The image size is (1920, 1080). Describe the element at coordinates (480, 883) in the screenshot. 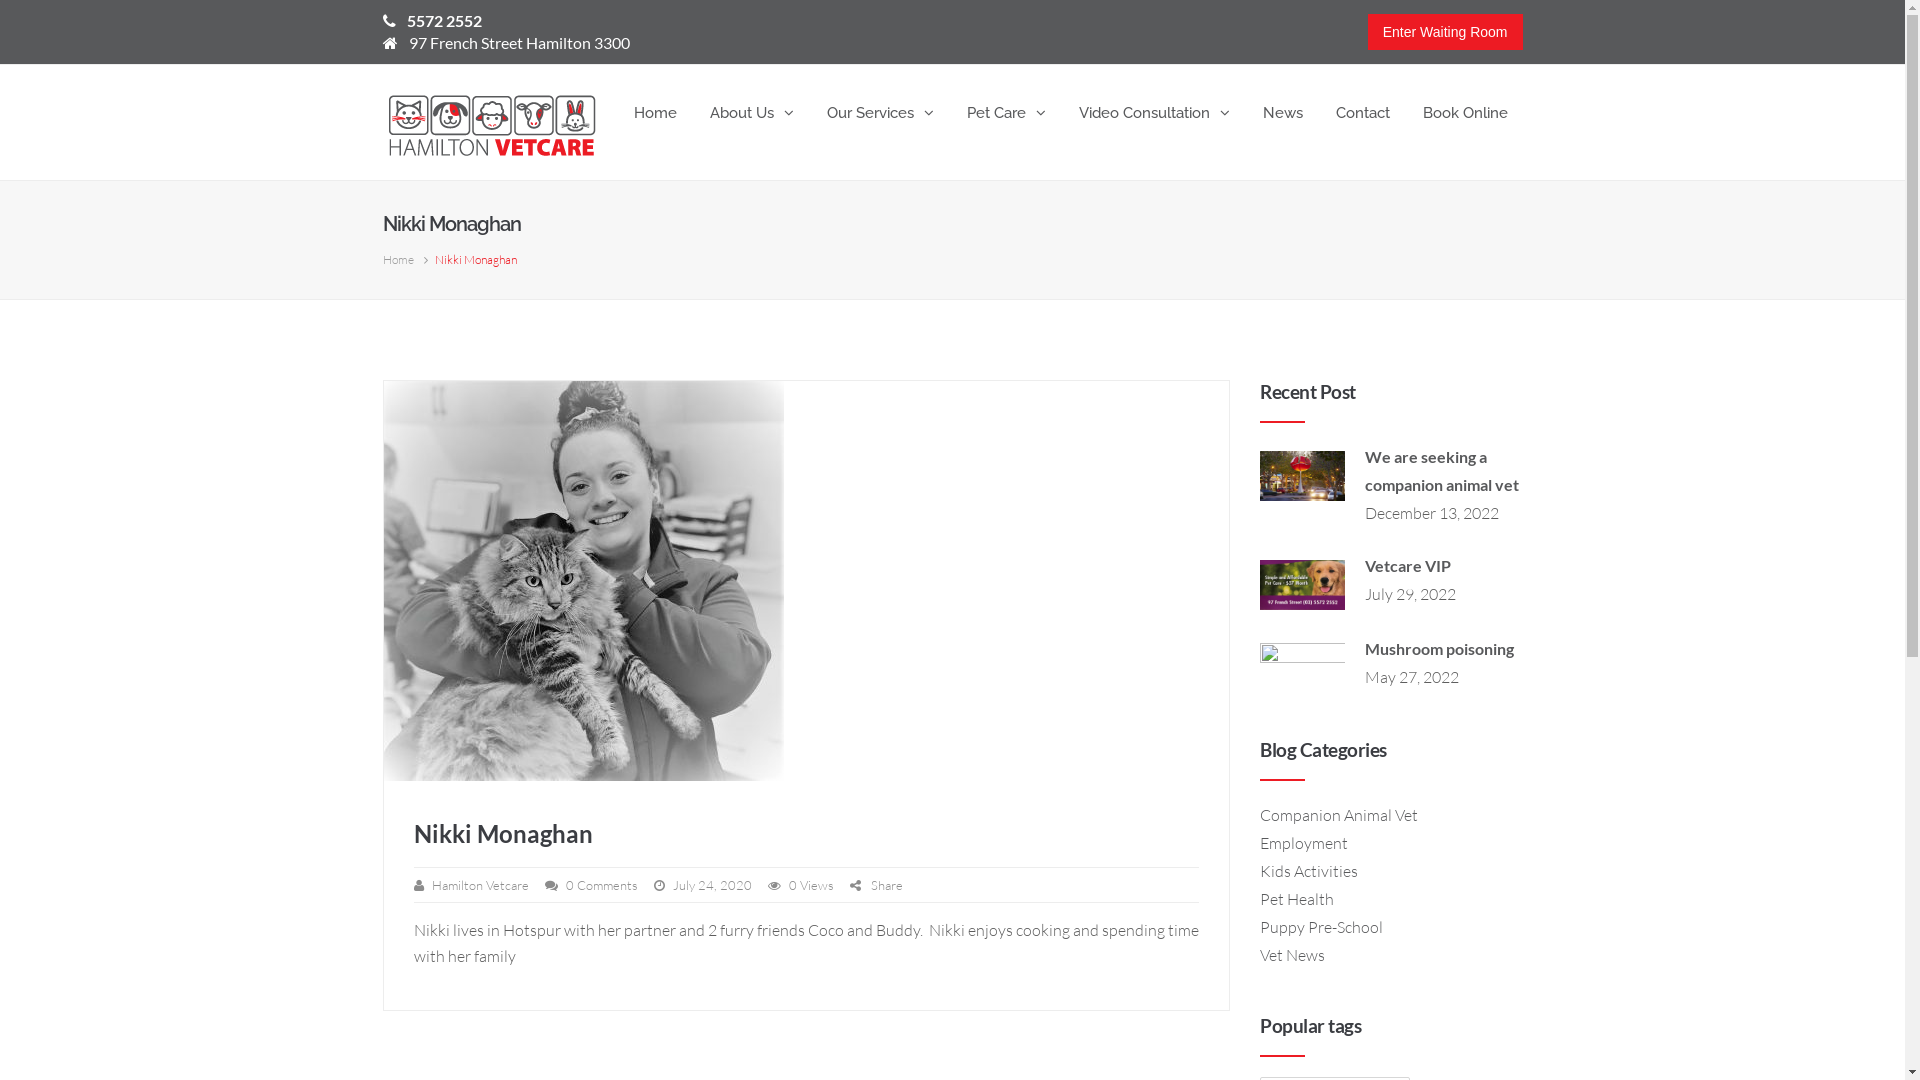

I see `'Hamilton Vetcare'` at that location.